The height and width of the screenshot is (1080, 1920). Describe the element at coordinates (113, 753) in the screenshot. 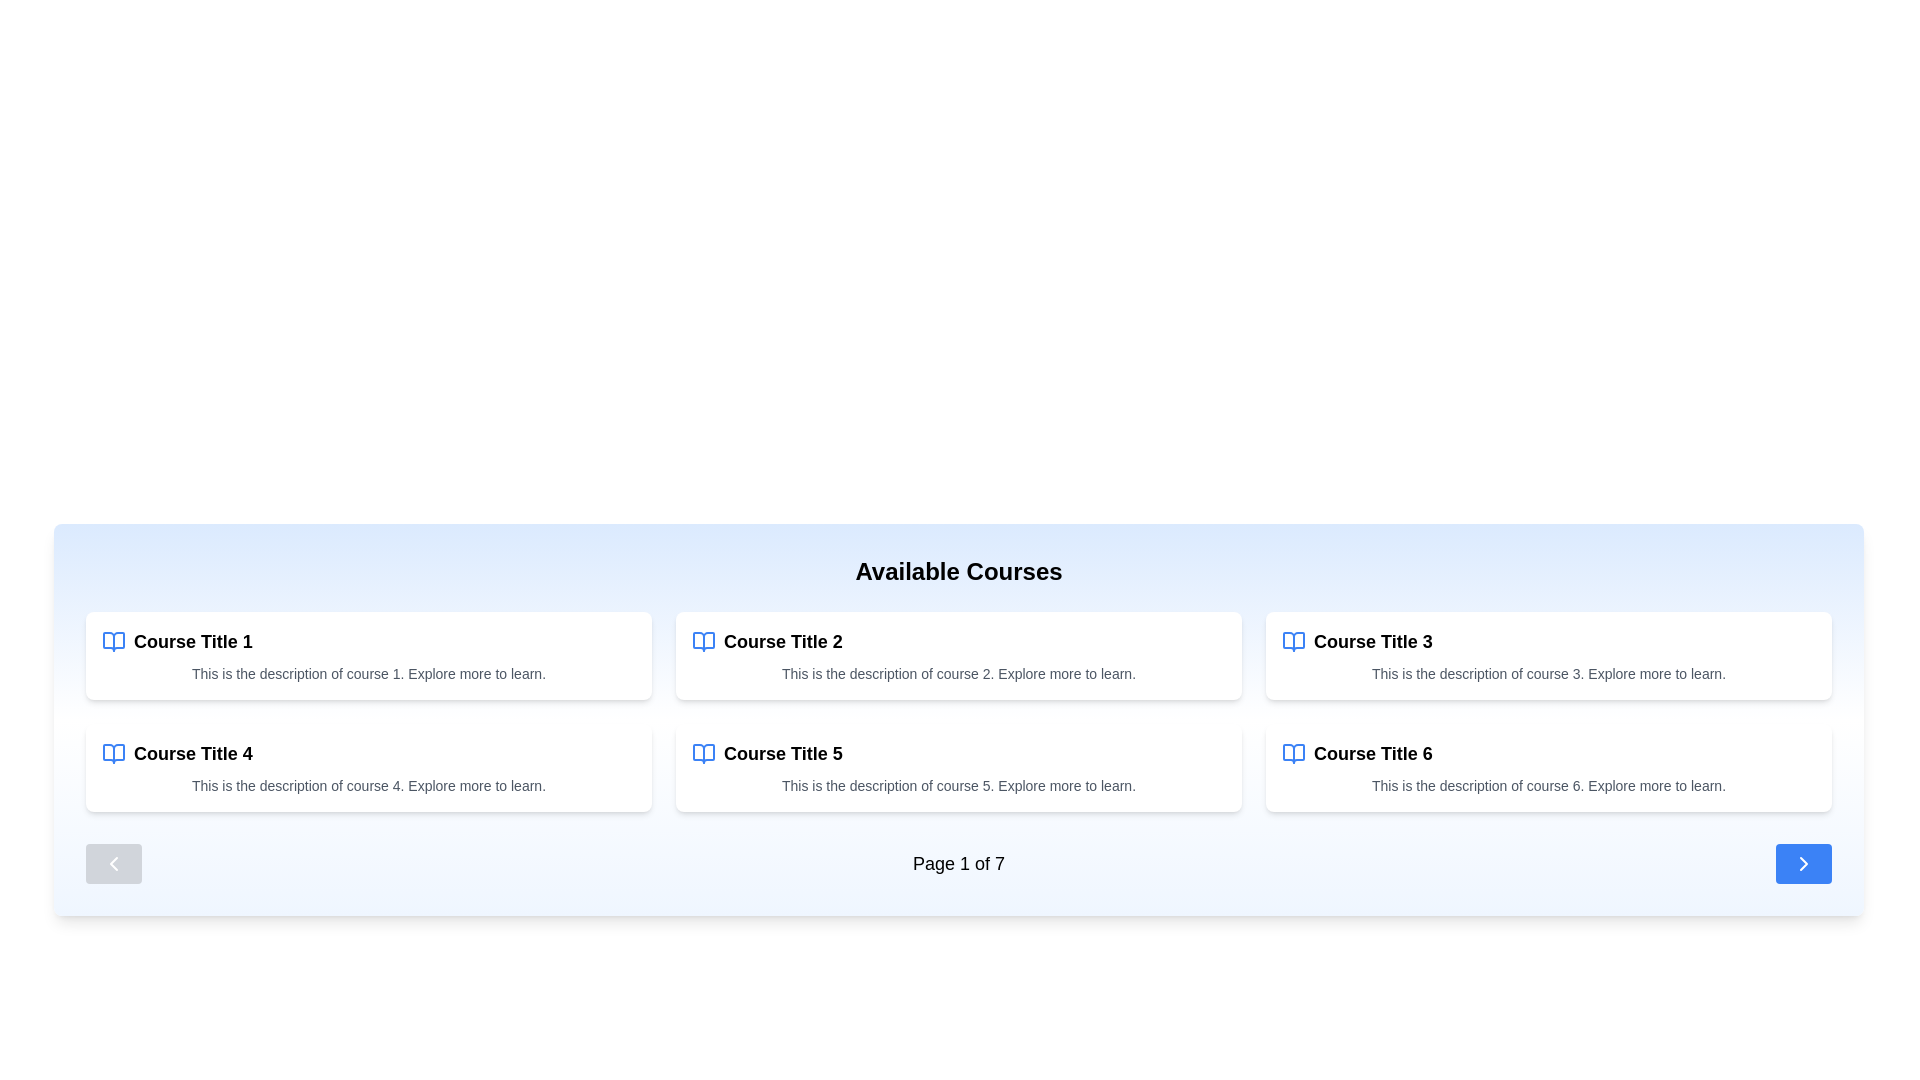

I see `the course icon located at the leftmost position of the fourth course card, next to the text 'Course Title 4'` at that location.